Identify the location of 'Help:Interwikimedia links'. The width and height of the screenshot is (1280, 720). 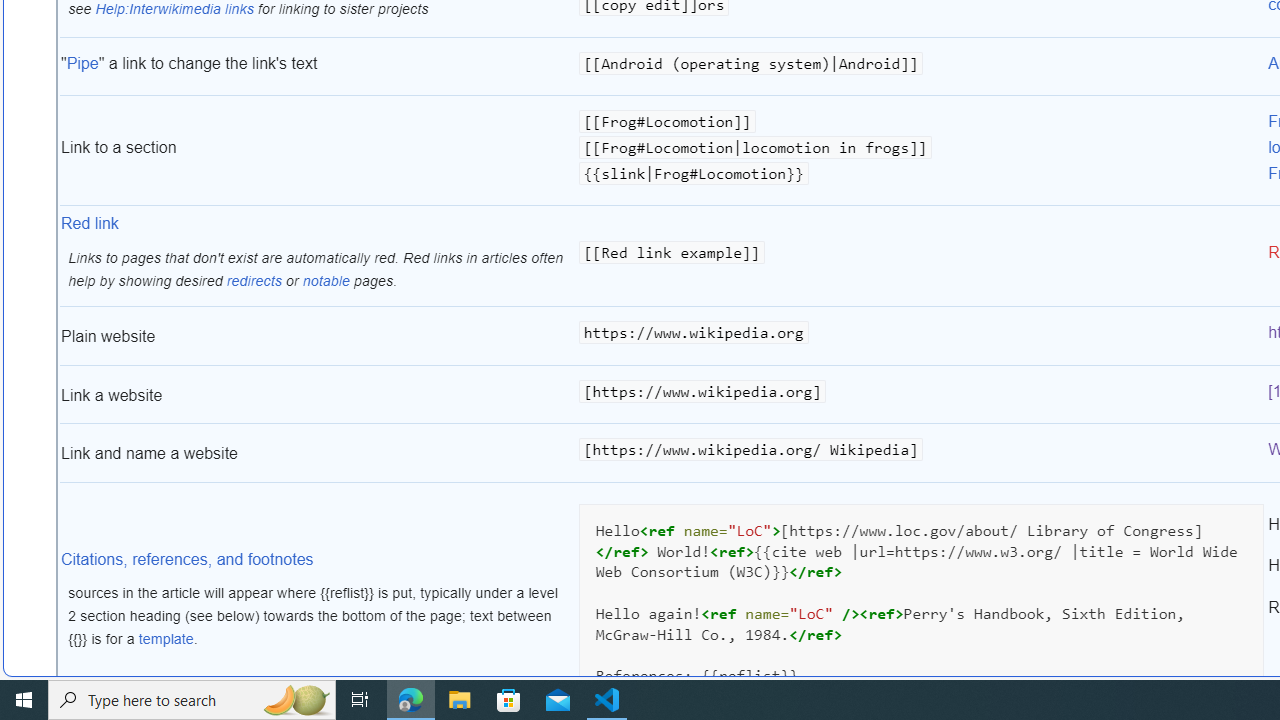
(174, 8).